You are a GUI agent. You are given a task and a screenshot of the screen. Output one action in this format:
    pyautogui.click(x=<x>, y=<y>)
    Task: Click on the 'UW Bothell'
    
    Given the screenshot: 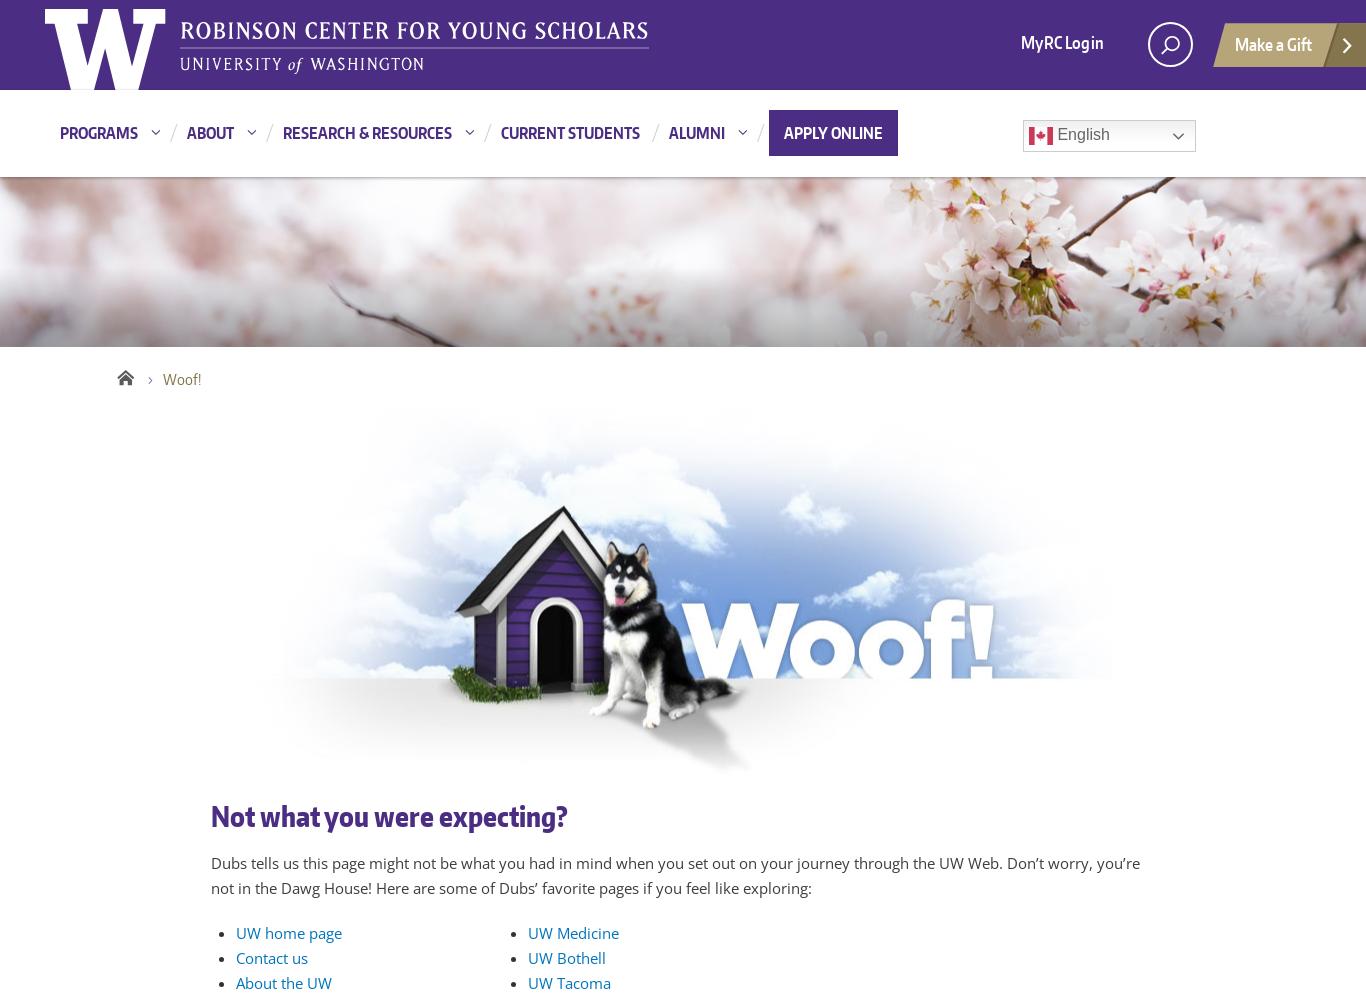 What is the action you would take?
    pyautogui.click(x=527, y=957)
    